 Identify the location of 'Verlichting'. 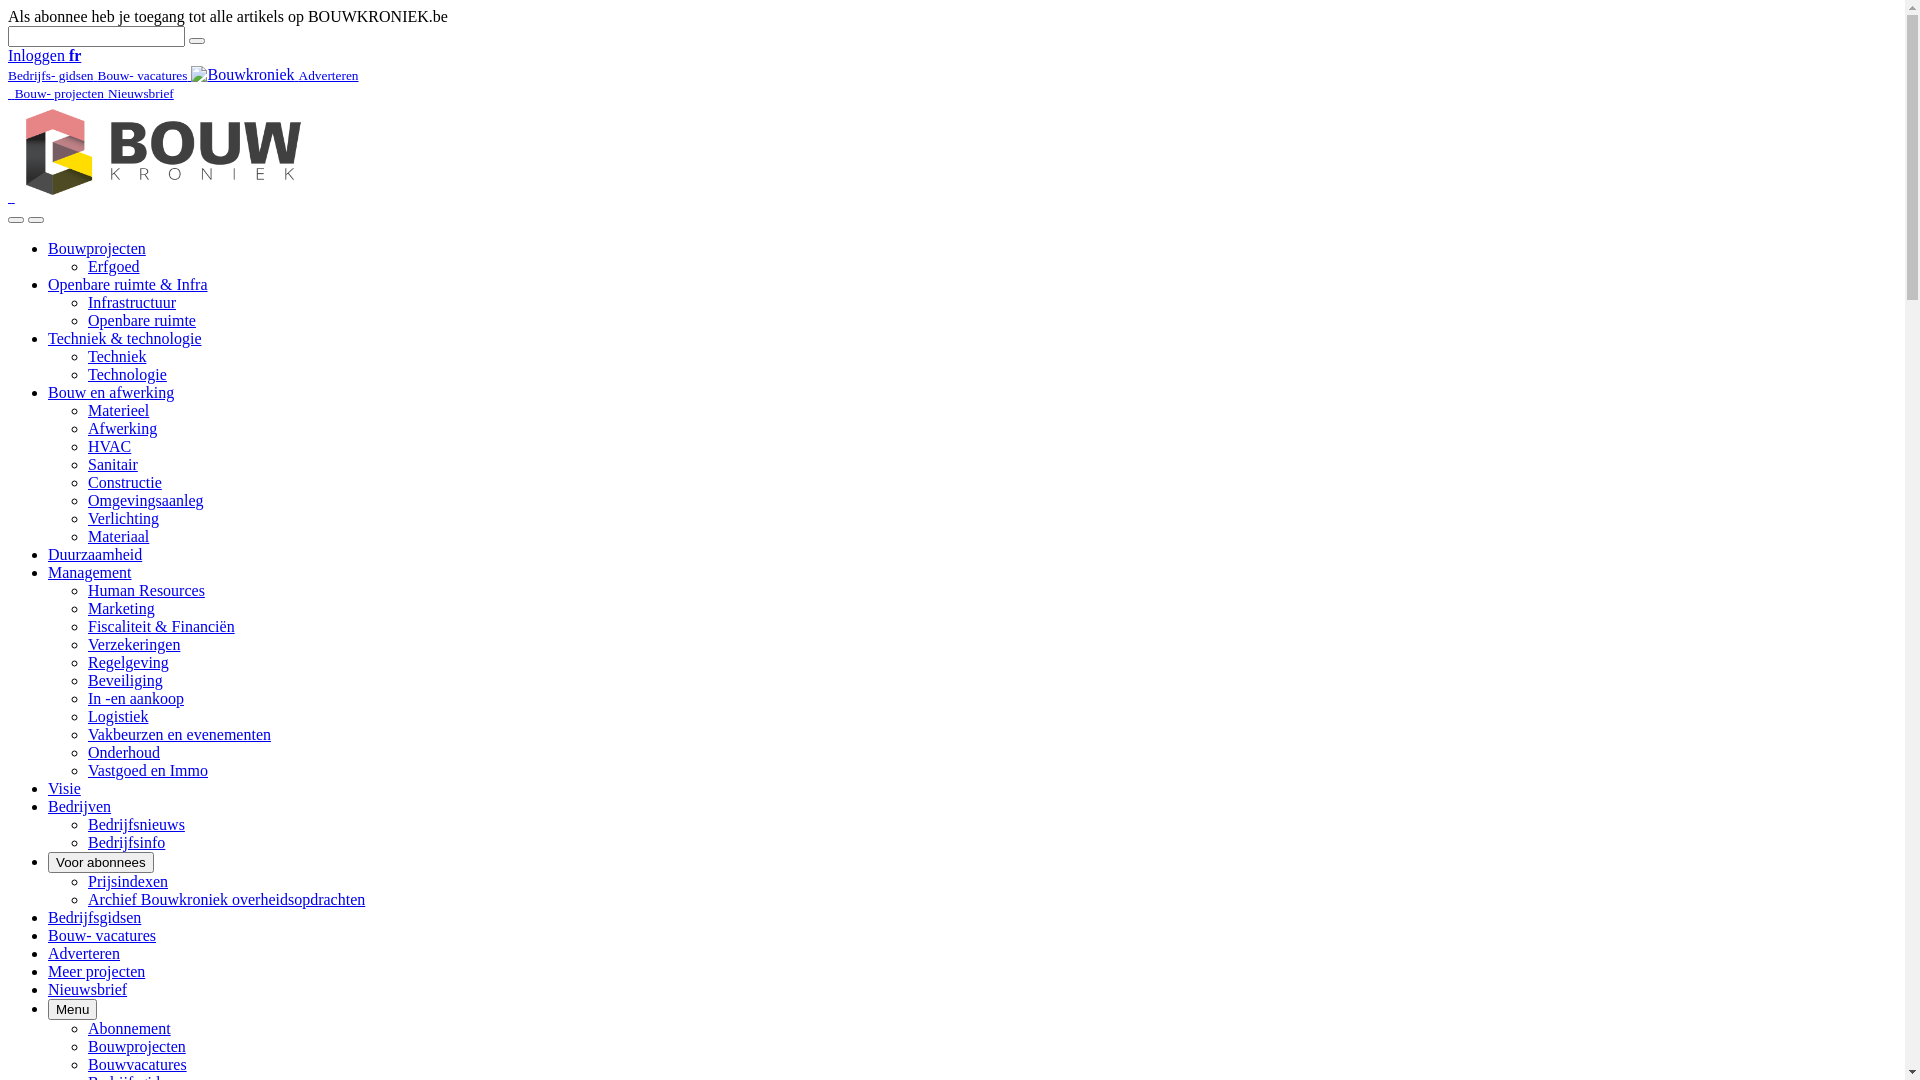
(122, 517).